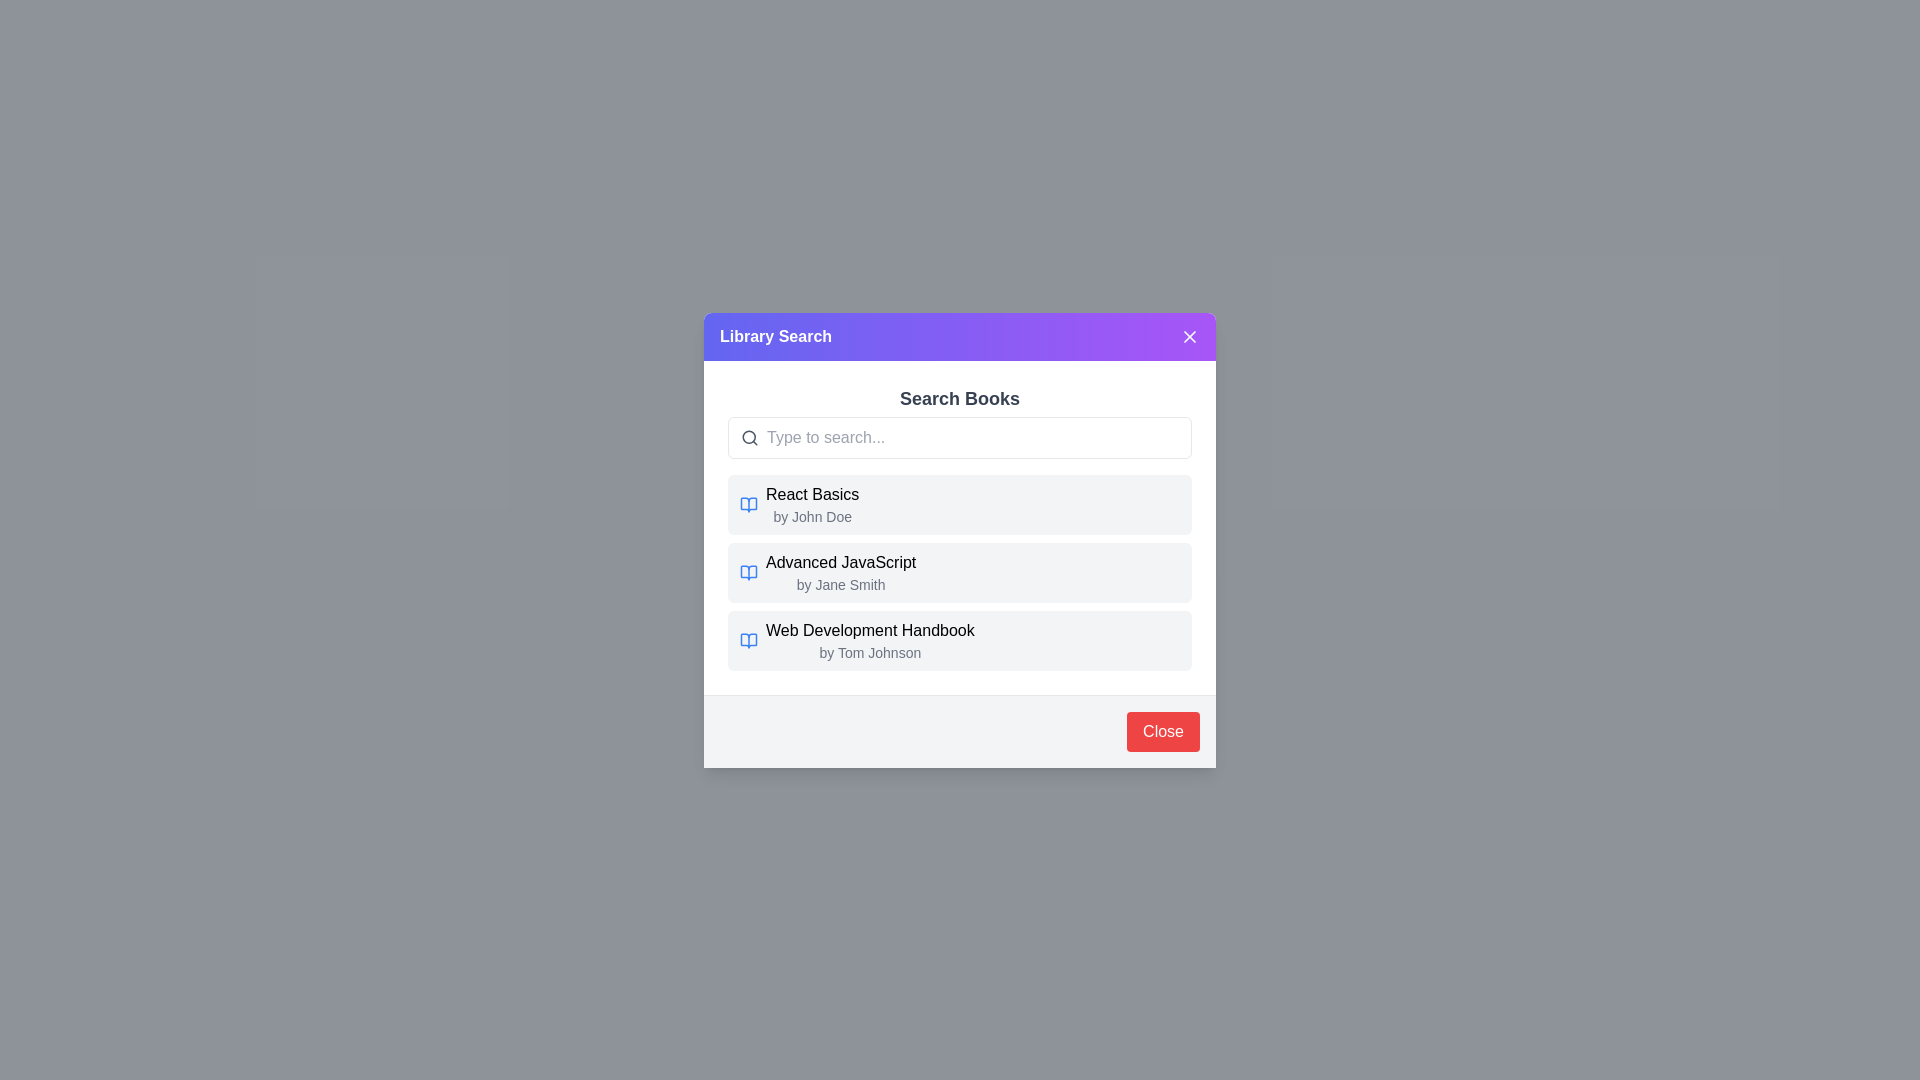 The width and height of the screenshot is (1920, 1080). What do you see at coordinates (870, 630) in the screenshot?
I see `text displayed in the bold label 'Web Development Handbook' which is positioned centrally in the modal dialog above the line 'by Tom Johnson'` at bounding box center [870, 630].